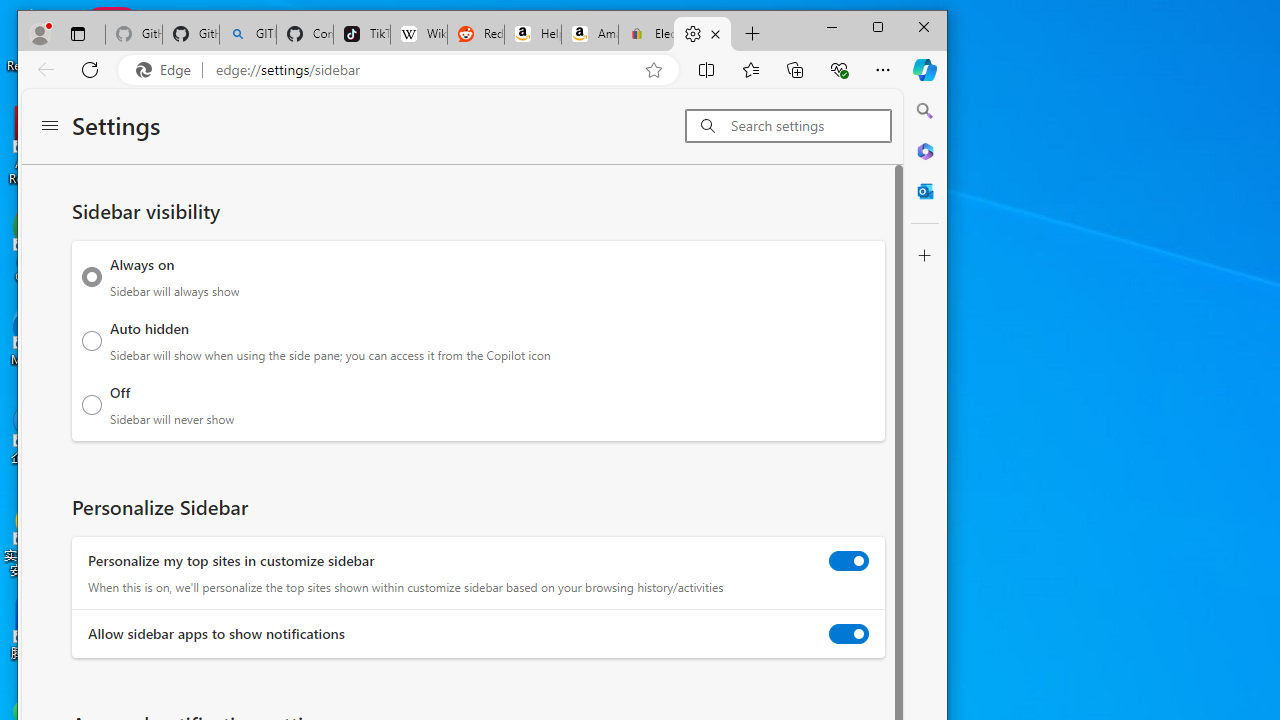 This screenshot has width=1280, height=720. Describe the element at coordinates (247, 34) in the screenshot. I see `'GITHUB - Search'` at that location.